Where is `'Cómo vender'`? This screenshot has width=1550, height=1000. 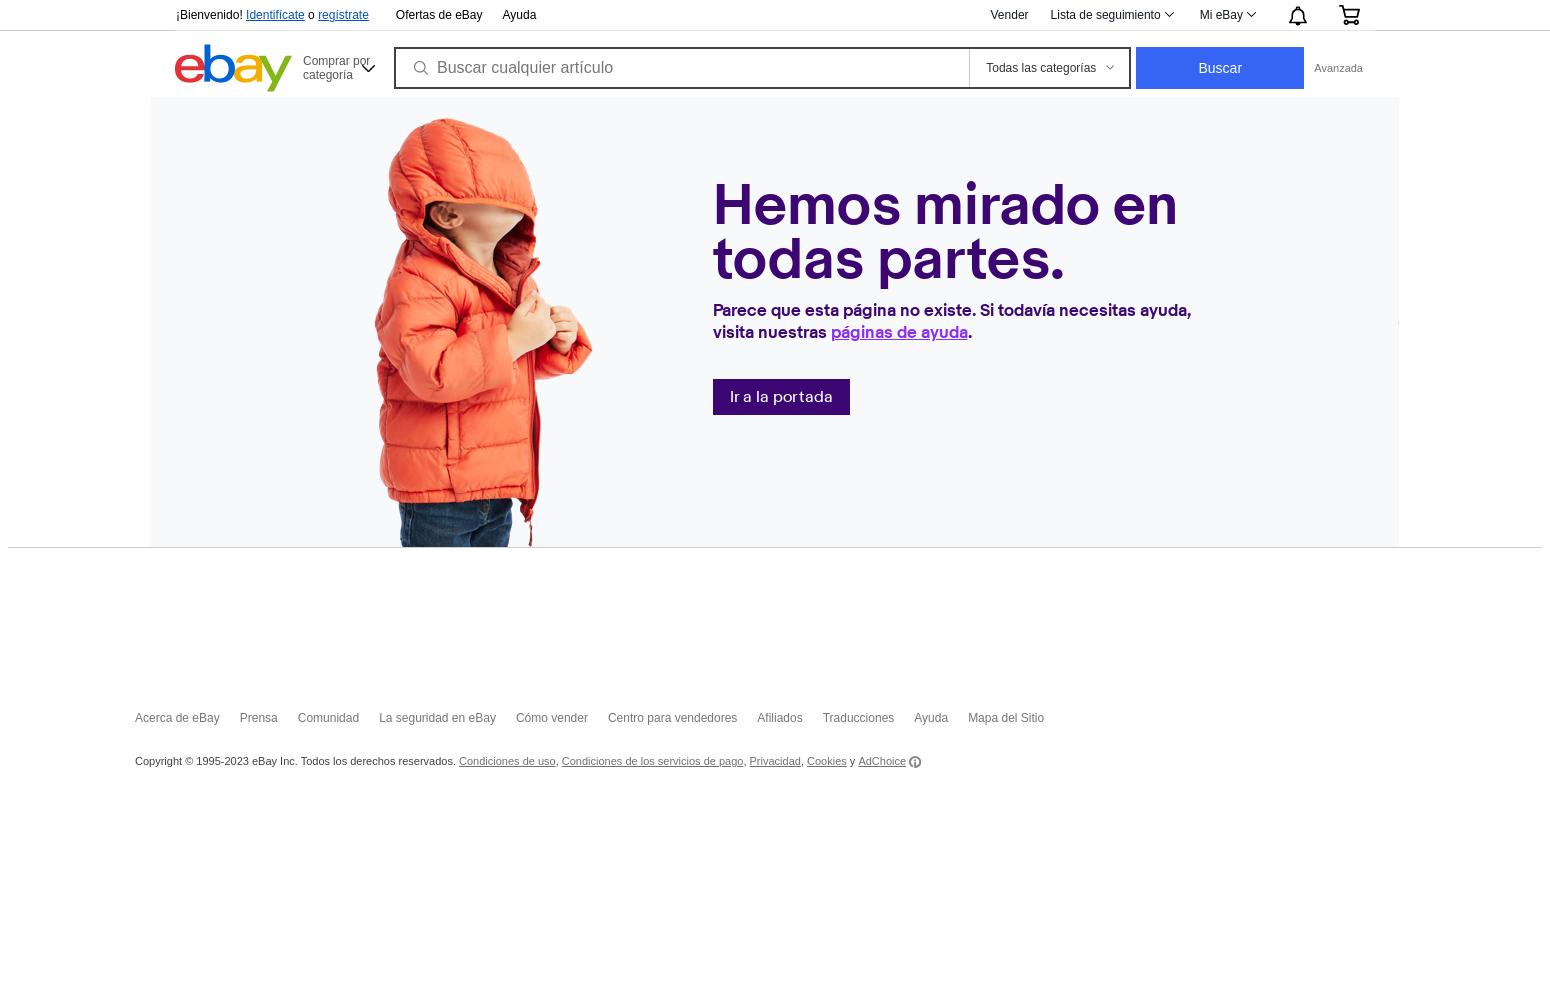 'Cómo vender' is located at coordinates (551, 717).